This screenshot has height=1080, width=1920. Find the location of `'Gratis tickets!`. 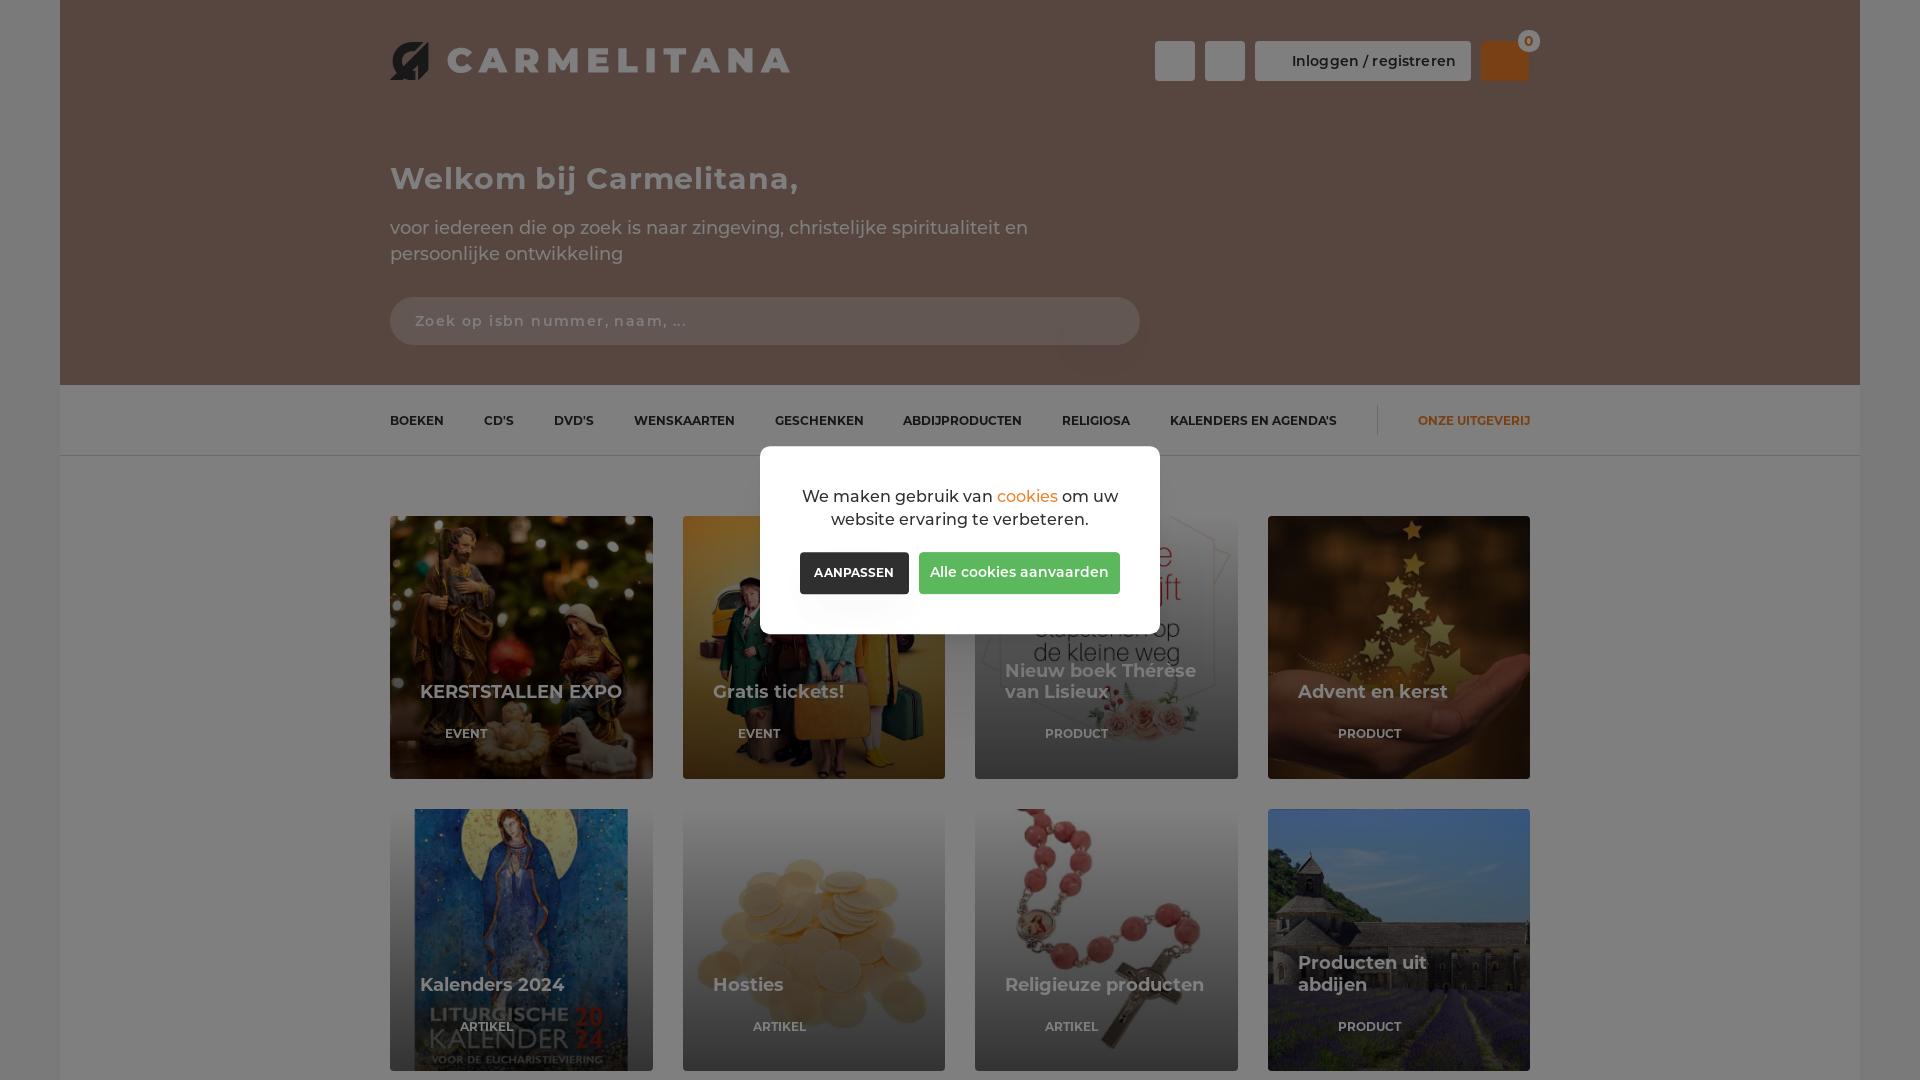

'Gratis tickets! is located at coordinates (813, 647).